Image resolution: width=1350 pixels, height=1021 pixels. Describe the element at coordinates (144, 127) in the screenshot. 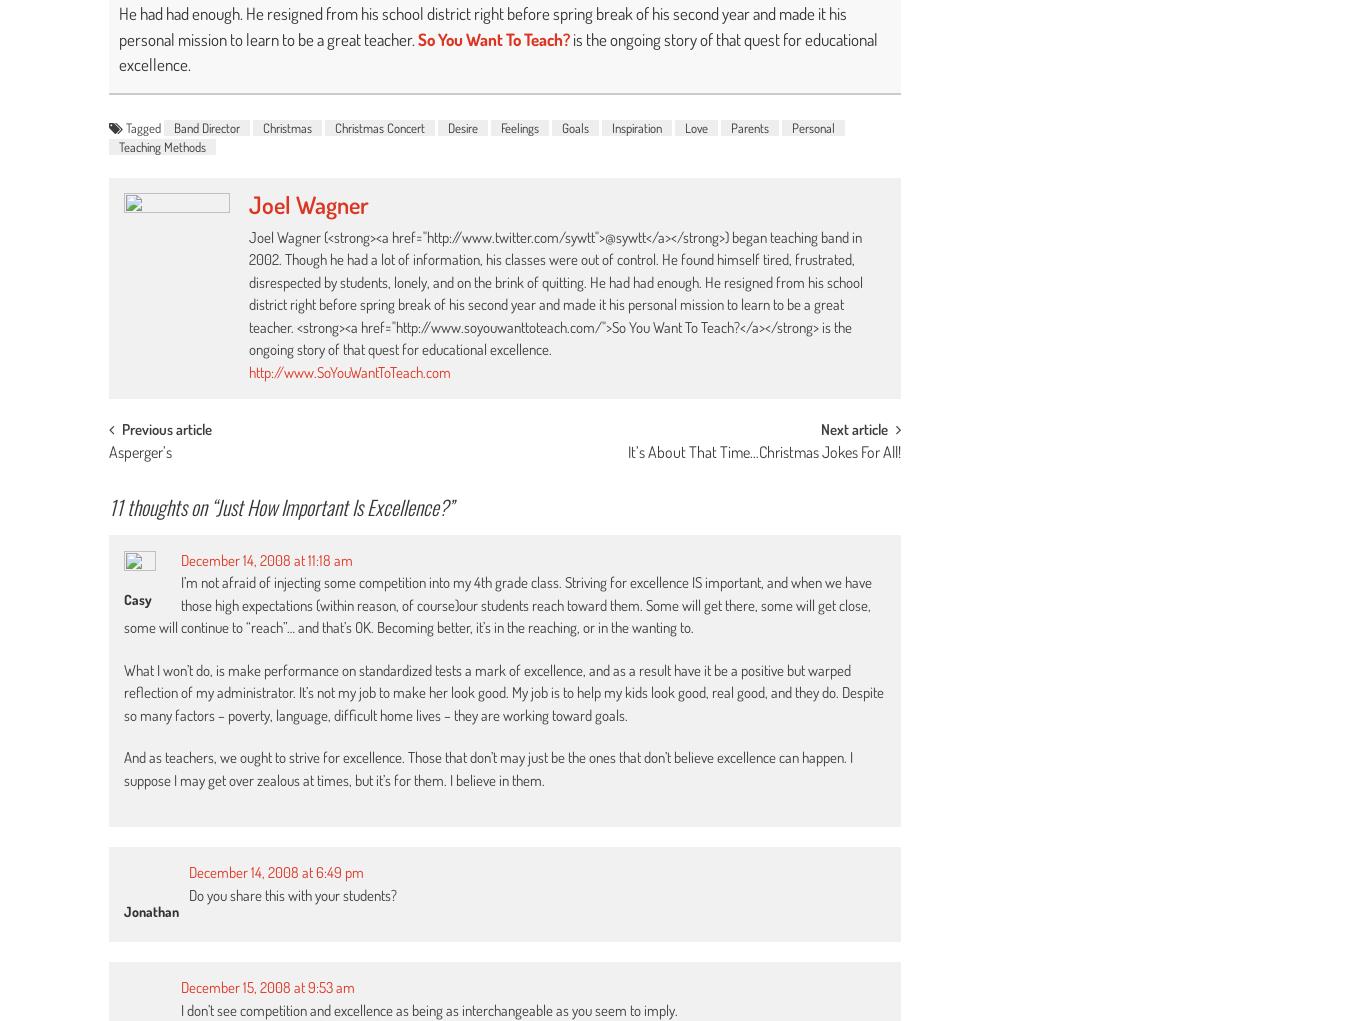

I see `'Tagged'` at that location.